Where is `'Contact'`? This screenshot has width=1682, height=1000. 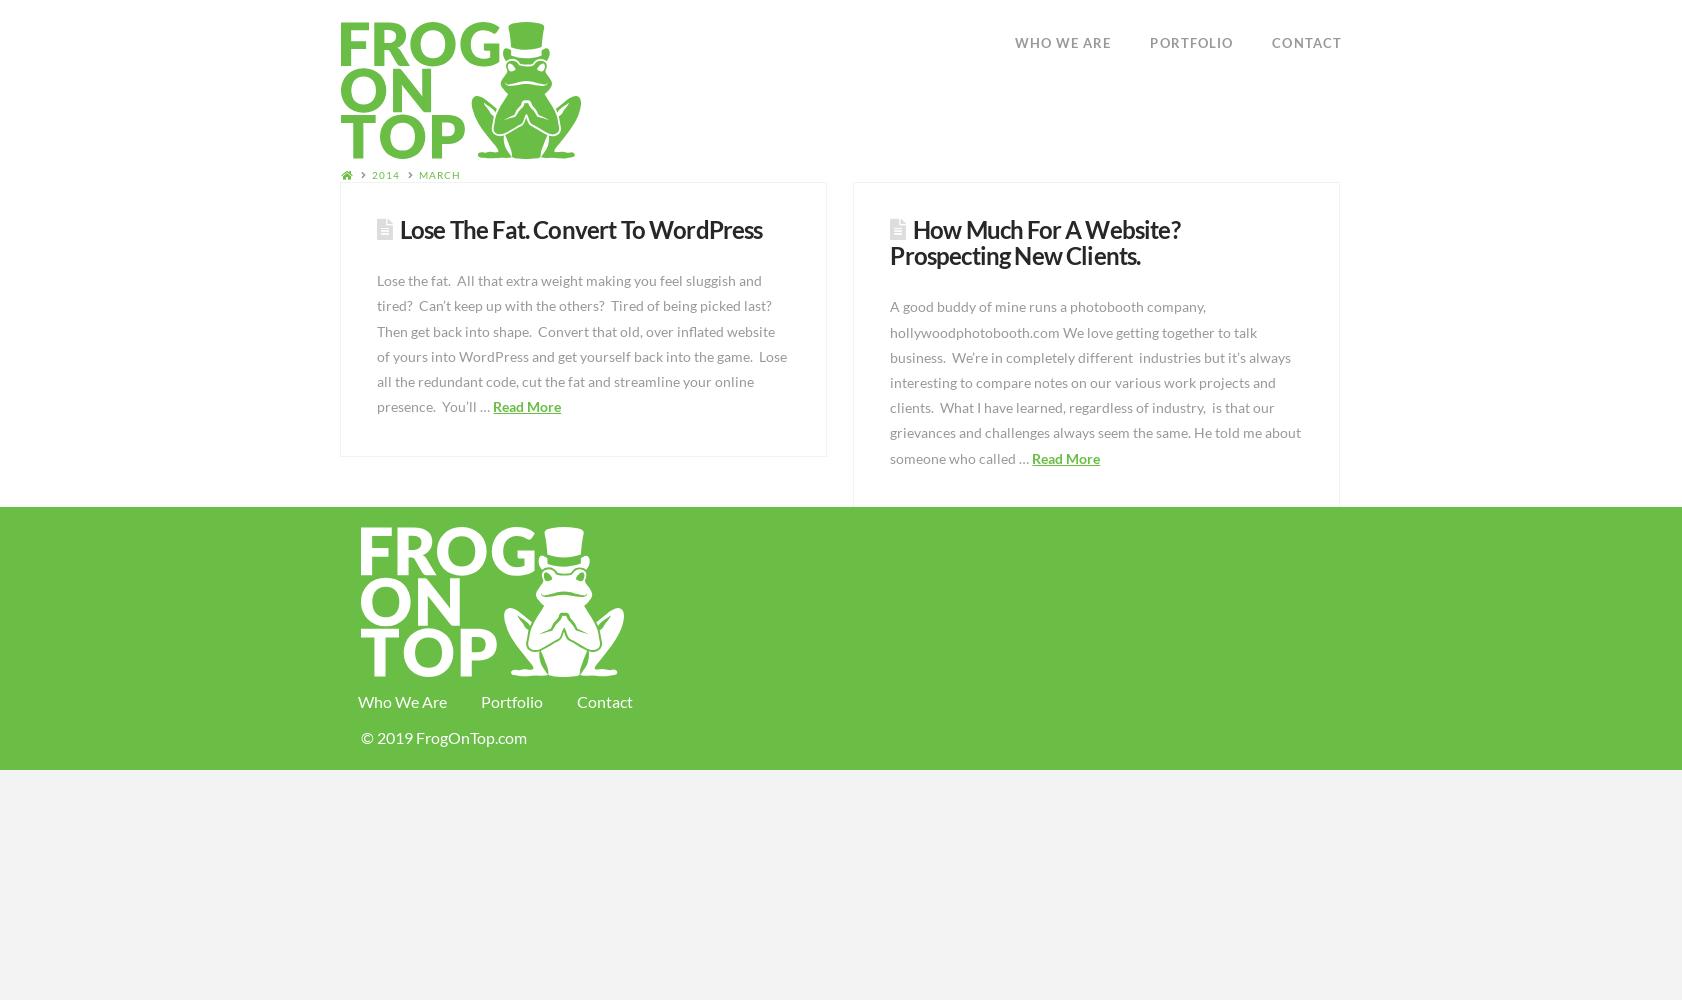
'Contact' is located at coordinates (605, 700).